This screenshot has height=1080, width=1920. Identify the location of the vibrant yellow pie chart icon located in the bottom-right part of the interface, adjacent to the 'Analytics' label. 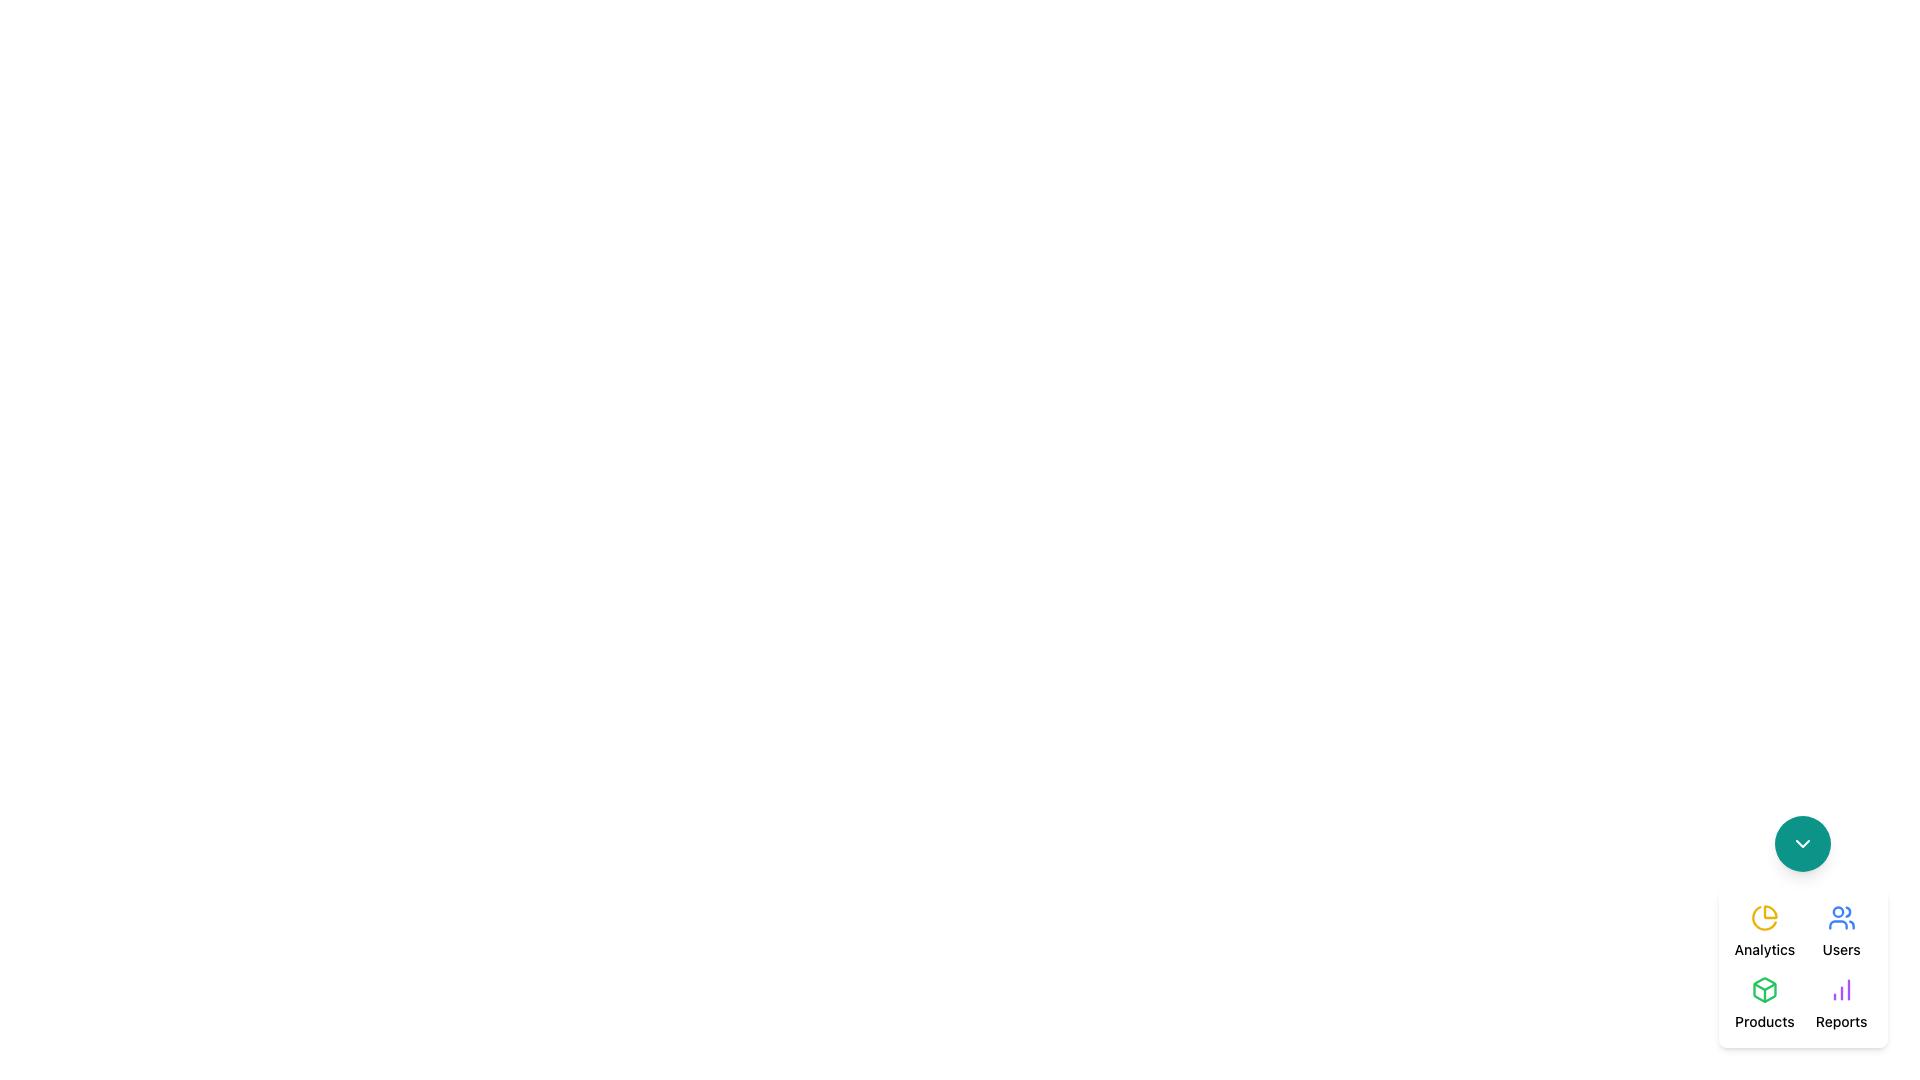
(1765, 918).